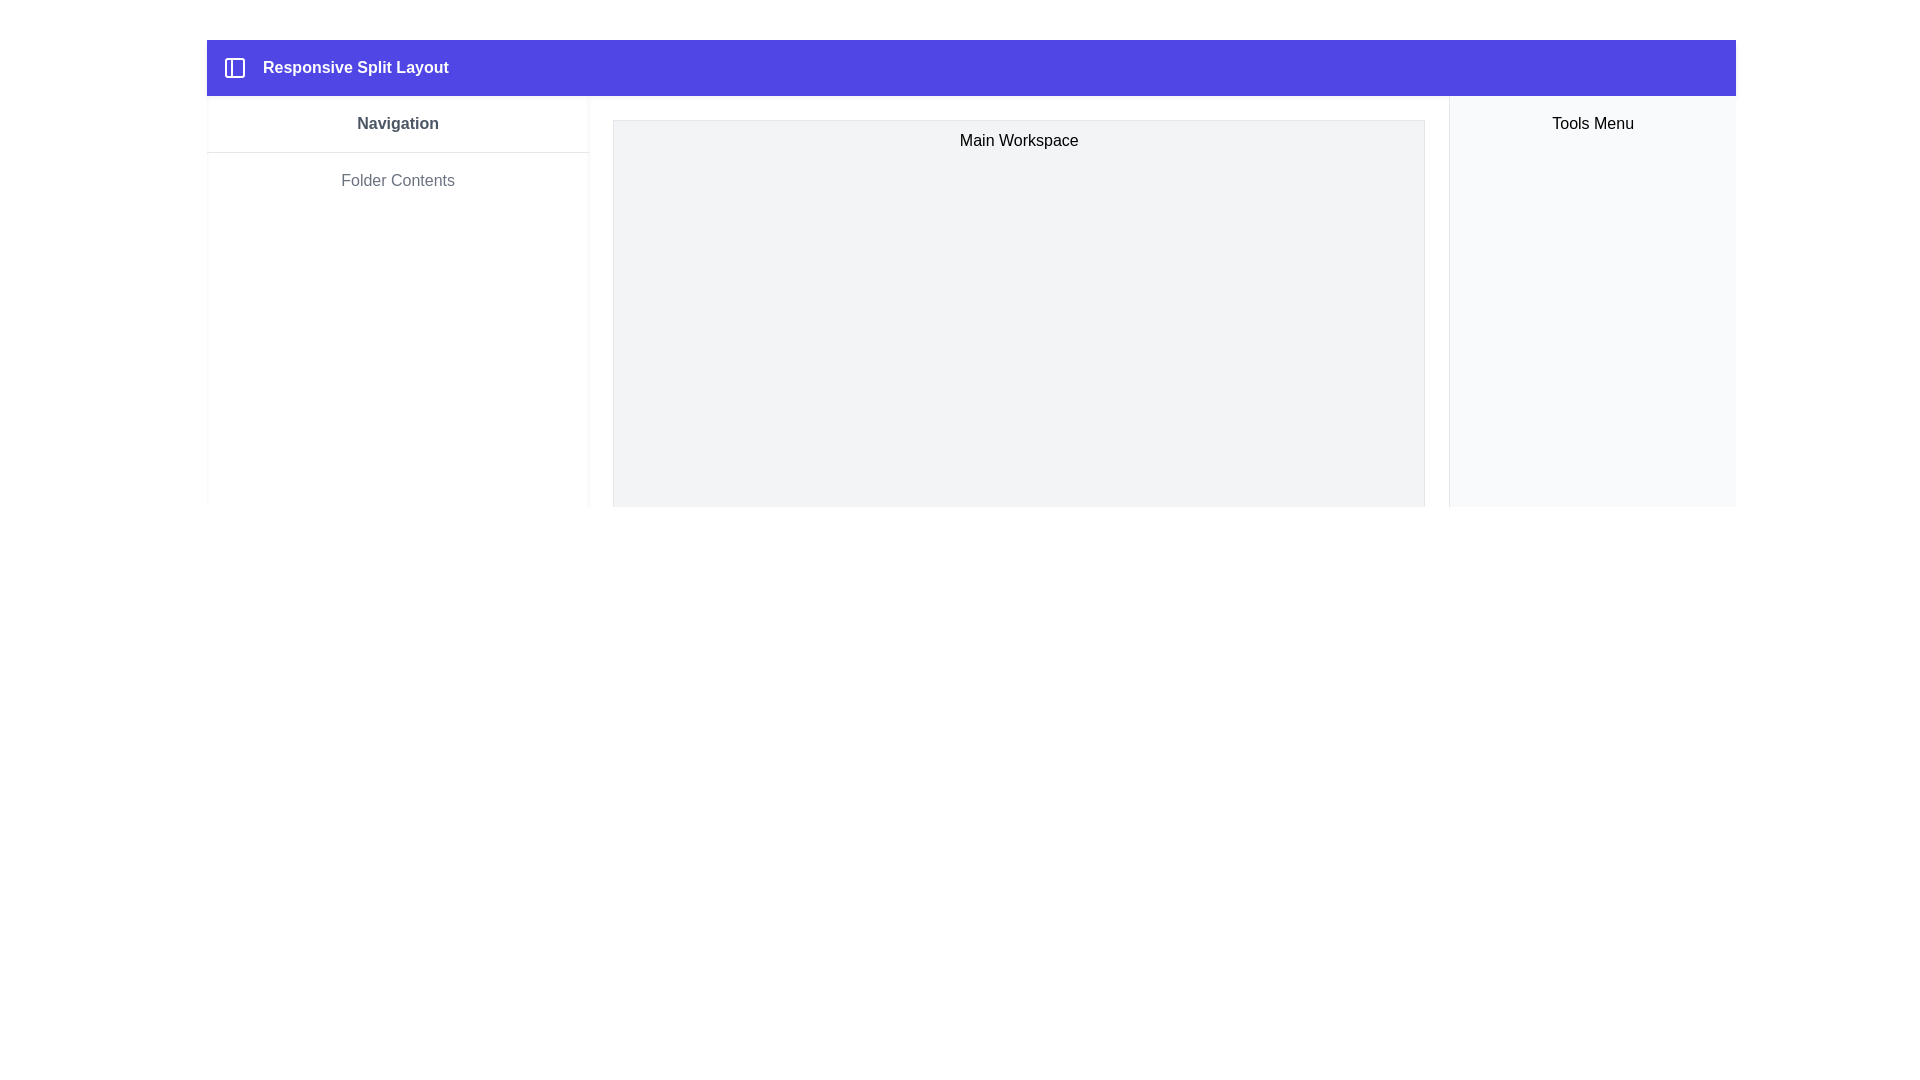 The image size is (1920, 1080). I want to click on text label 'Responsive Split Layout' located in the top navigation header bar, aligned to the left of the interface, next to a split layout icon, so click(355, 67).